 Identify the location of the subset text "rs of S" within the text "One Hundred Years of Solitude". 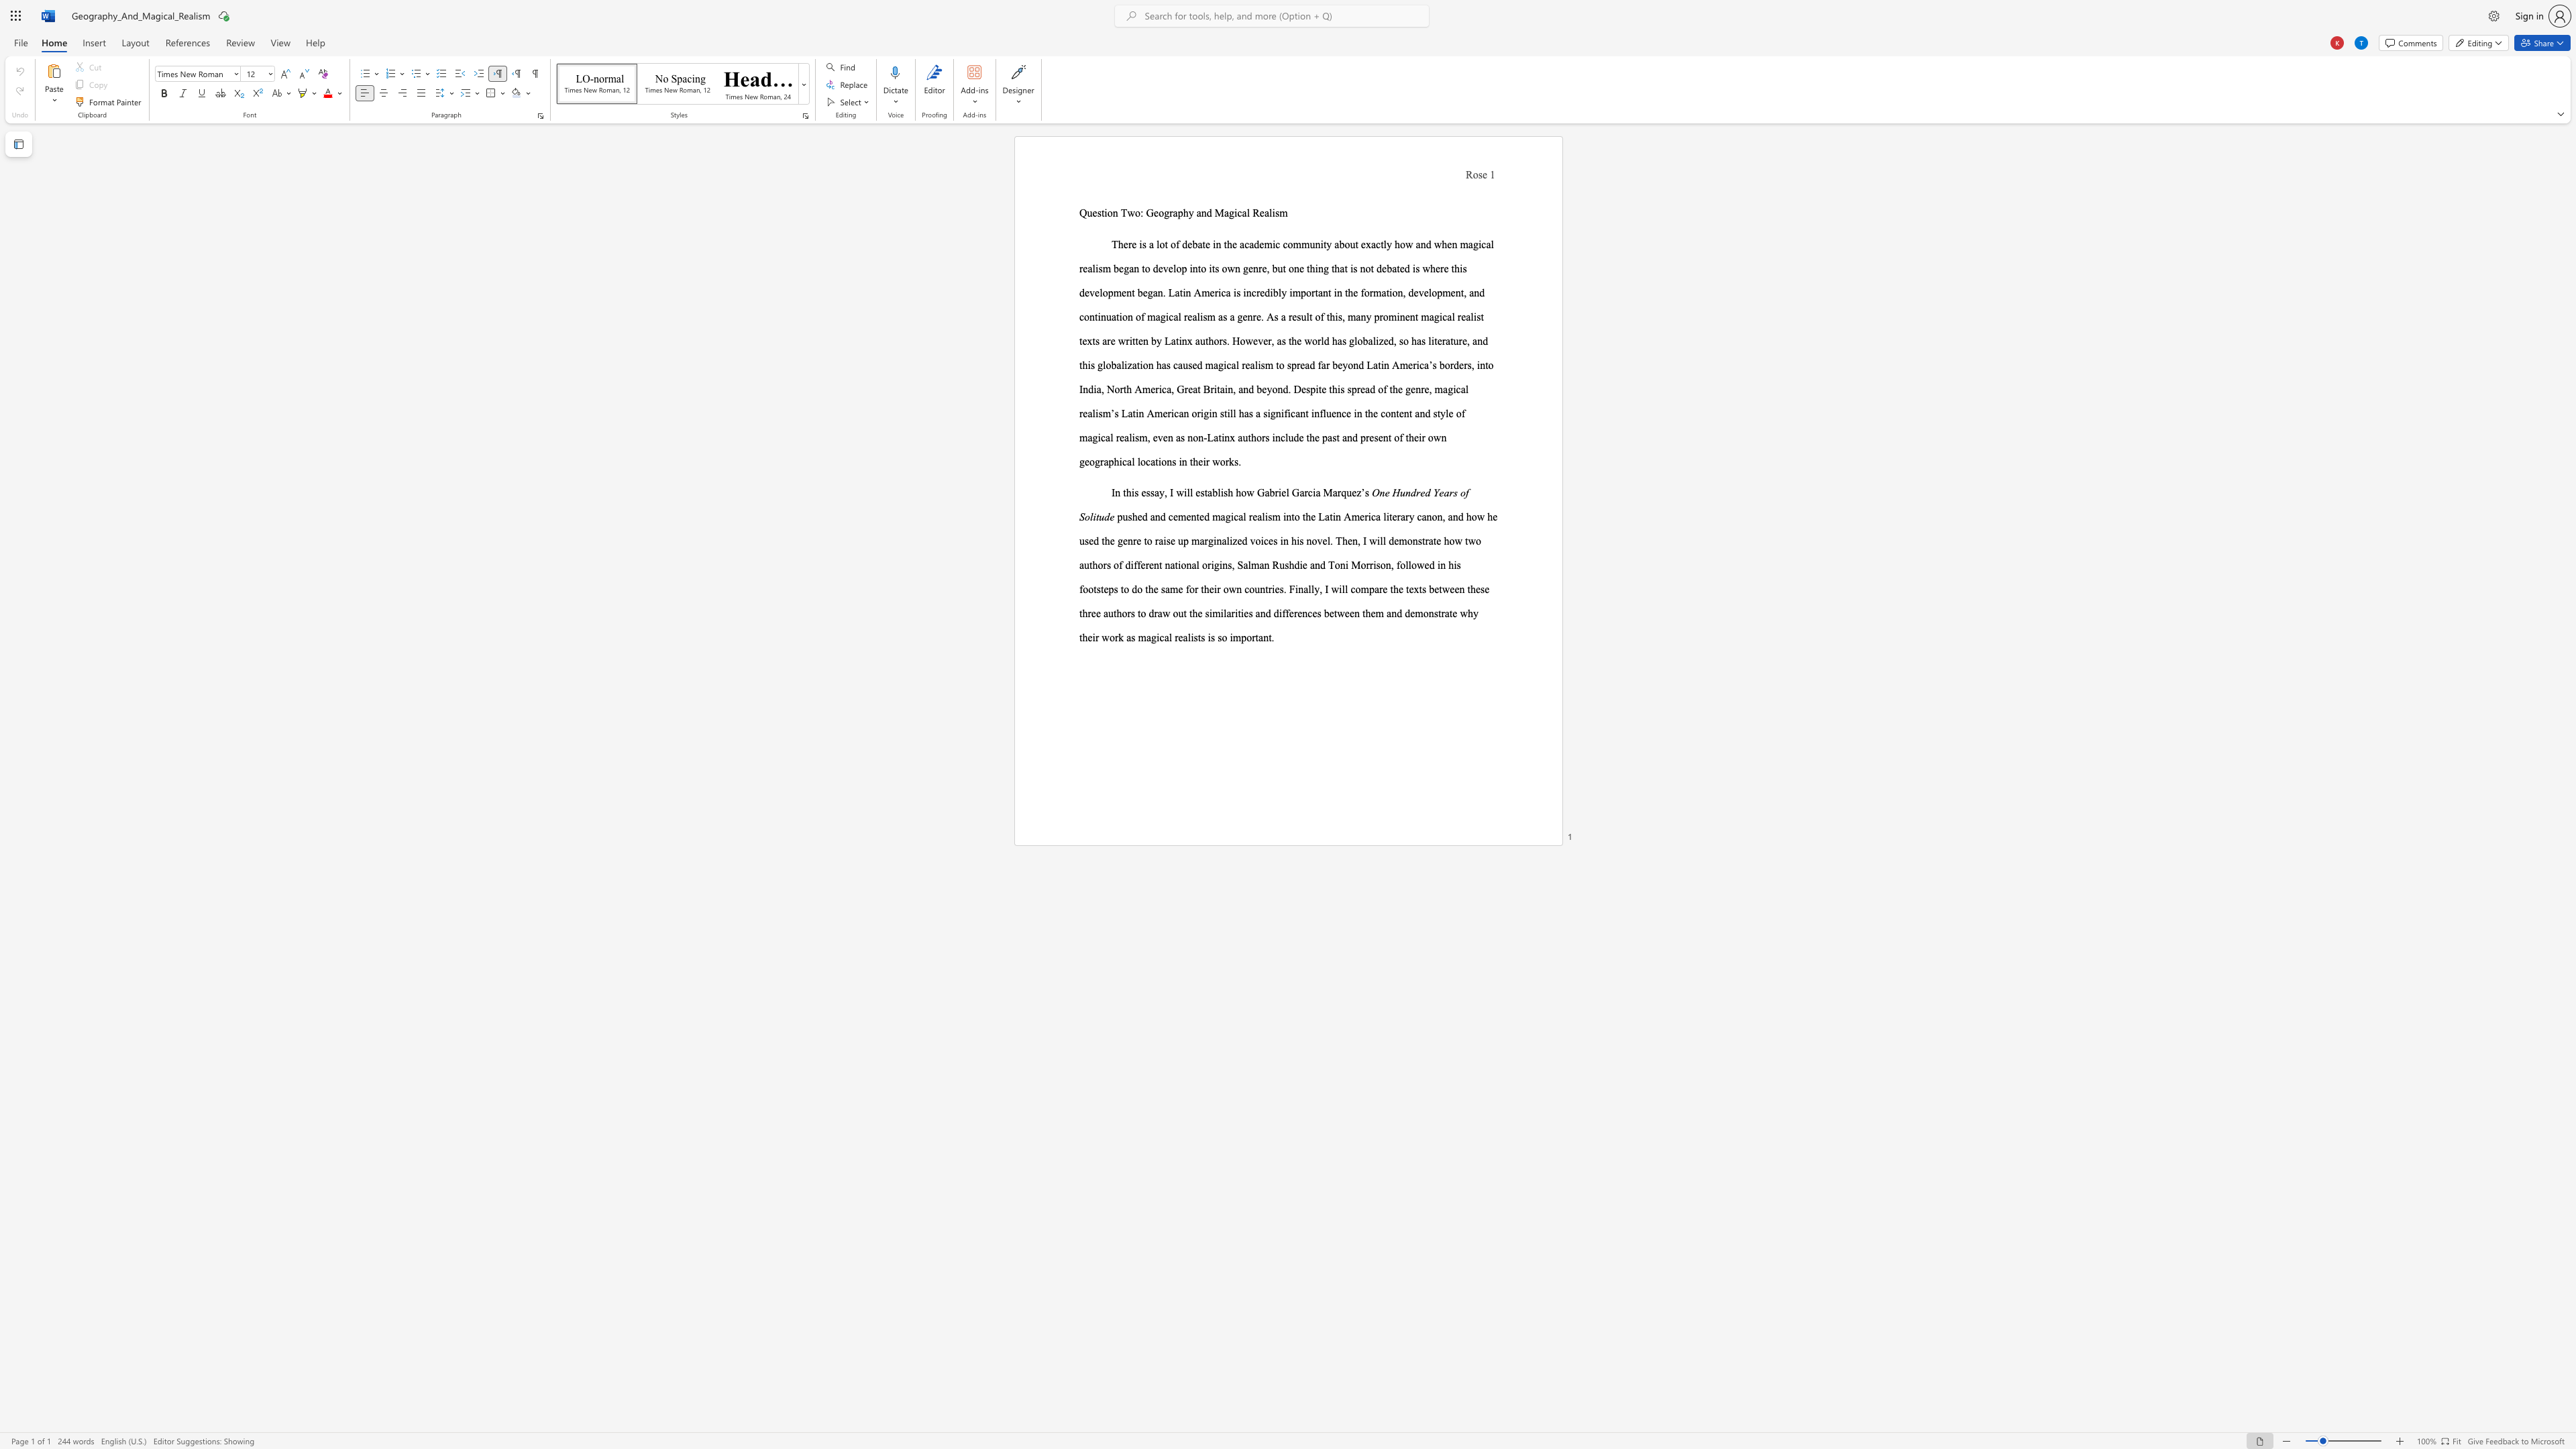
(1448, 492).